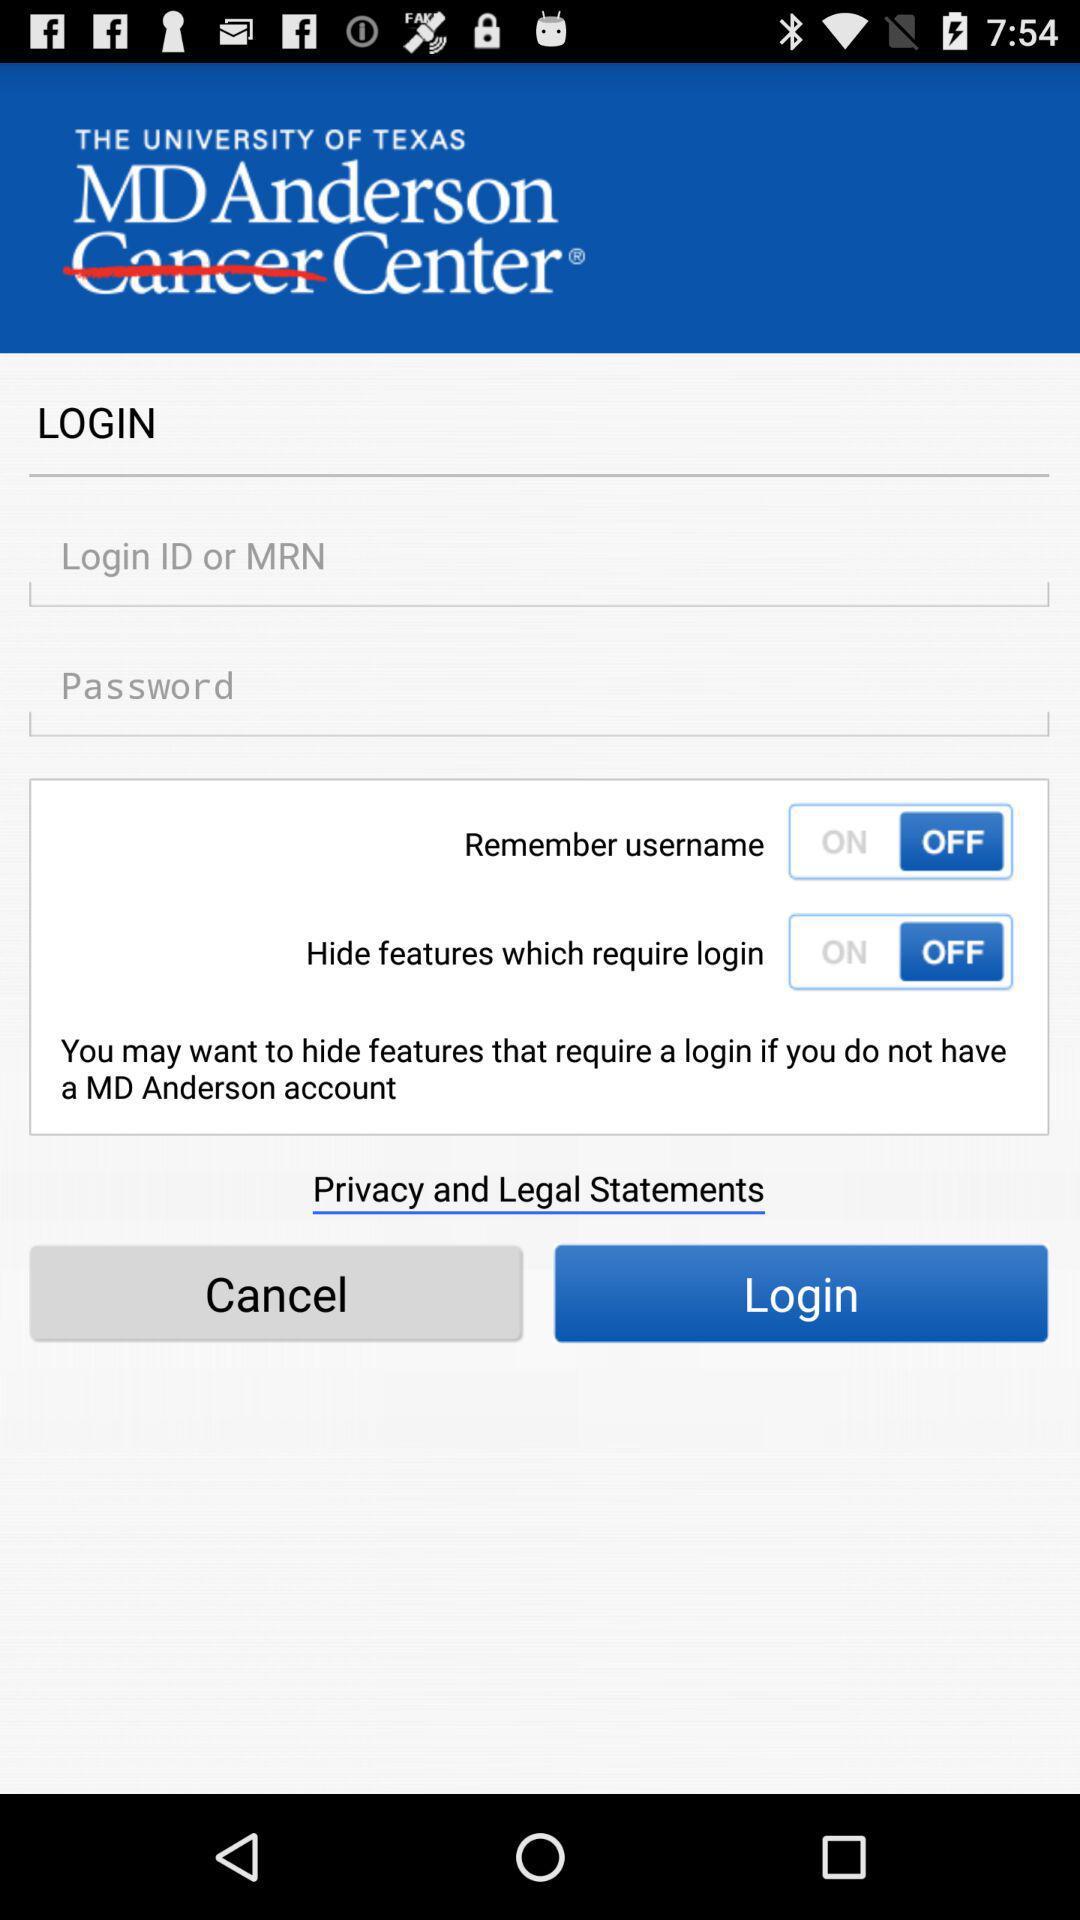  I want to click on the cancel at the bottom left corner, so click(276, 1293).